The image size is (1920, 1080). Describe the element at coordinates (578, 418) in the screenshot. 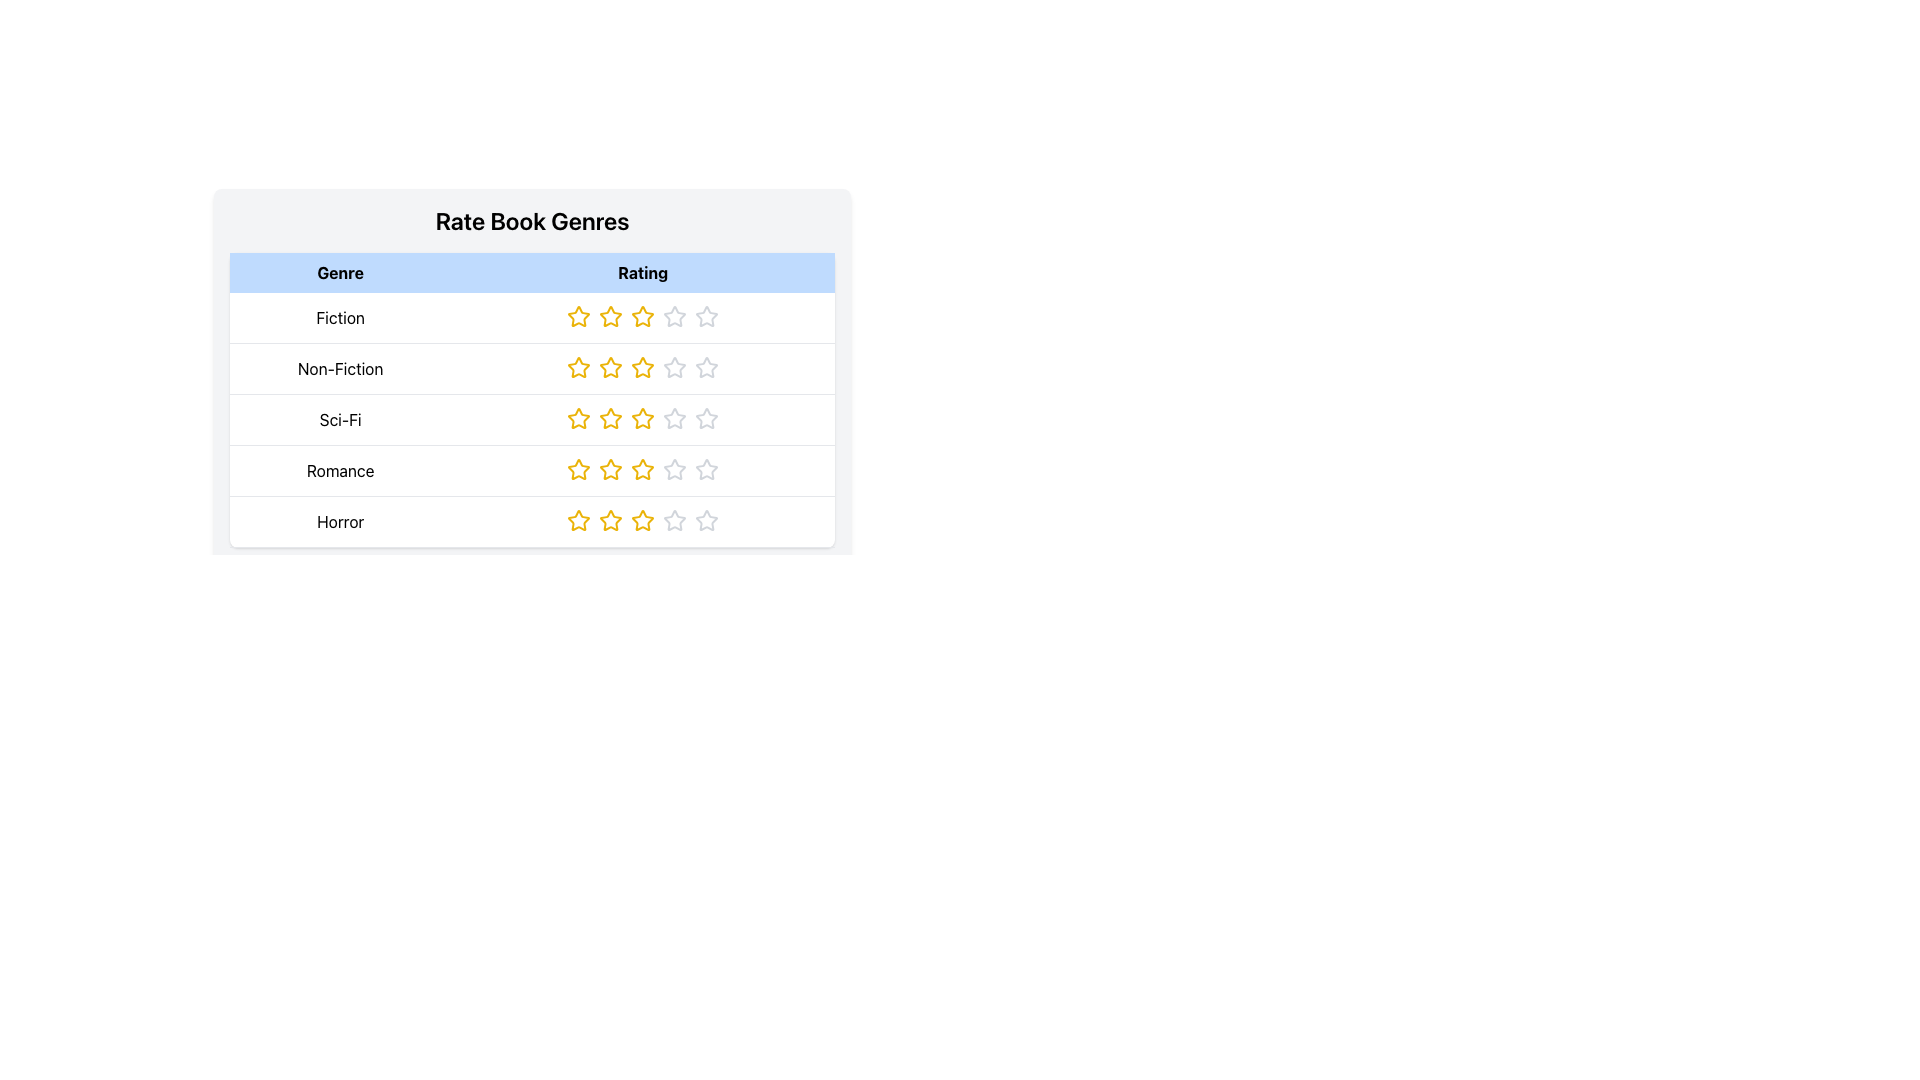

I see `the interactive star icon for the 'Sci-Fi' genre to receive interaction feedback` at that location.